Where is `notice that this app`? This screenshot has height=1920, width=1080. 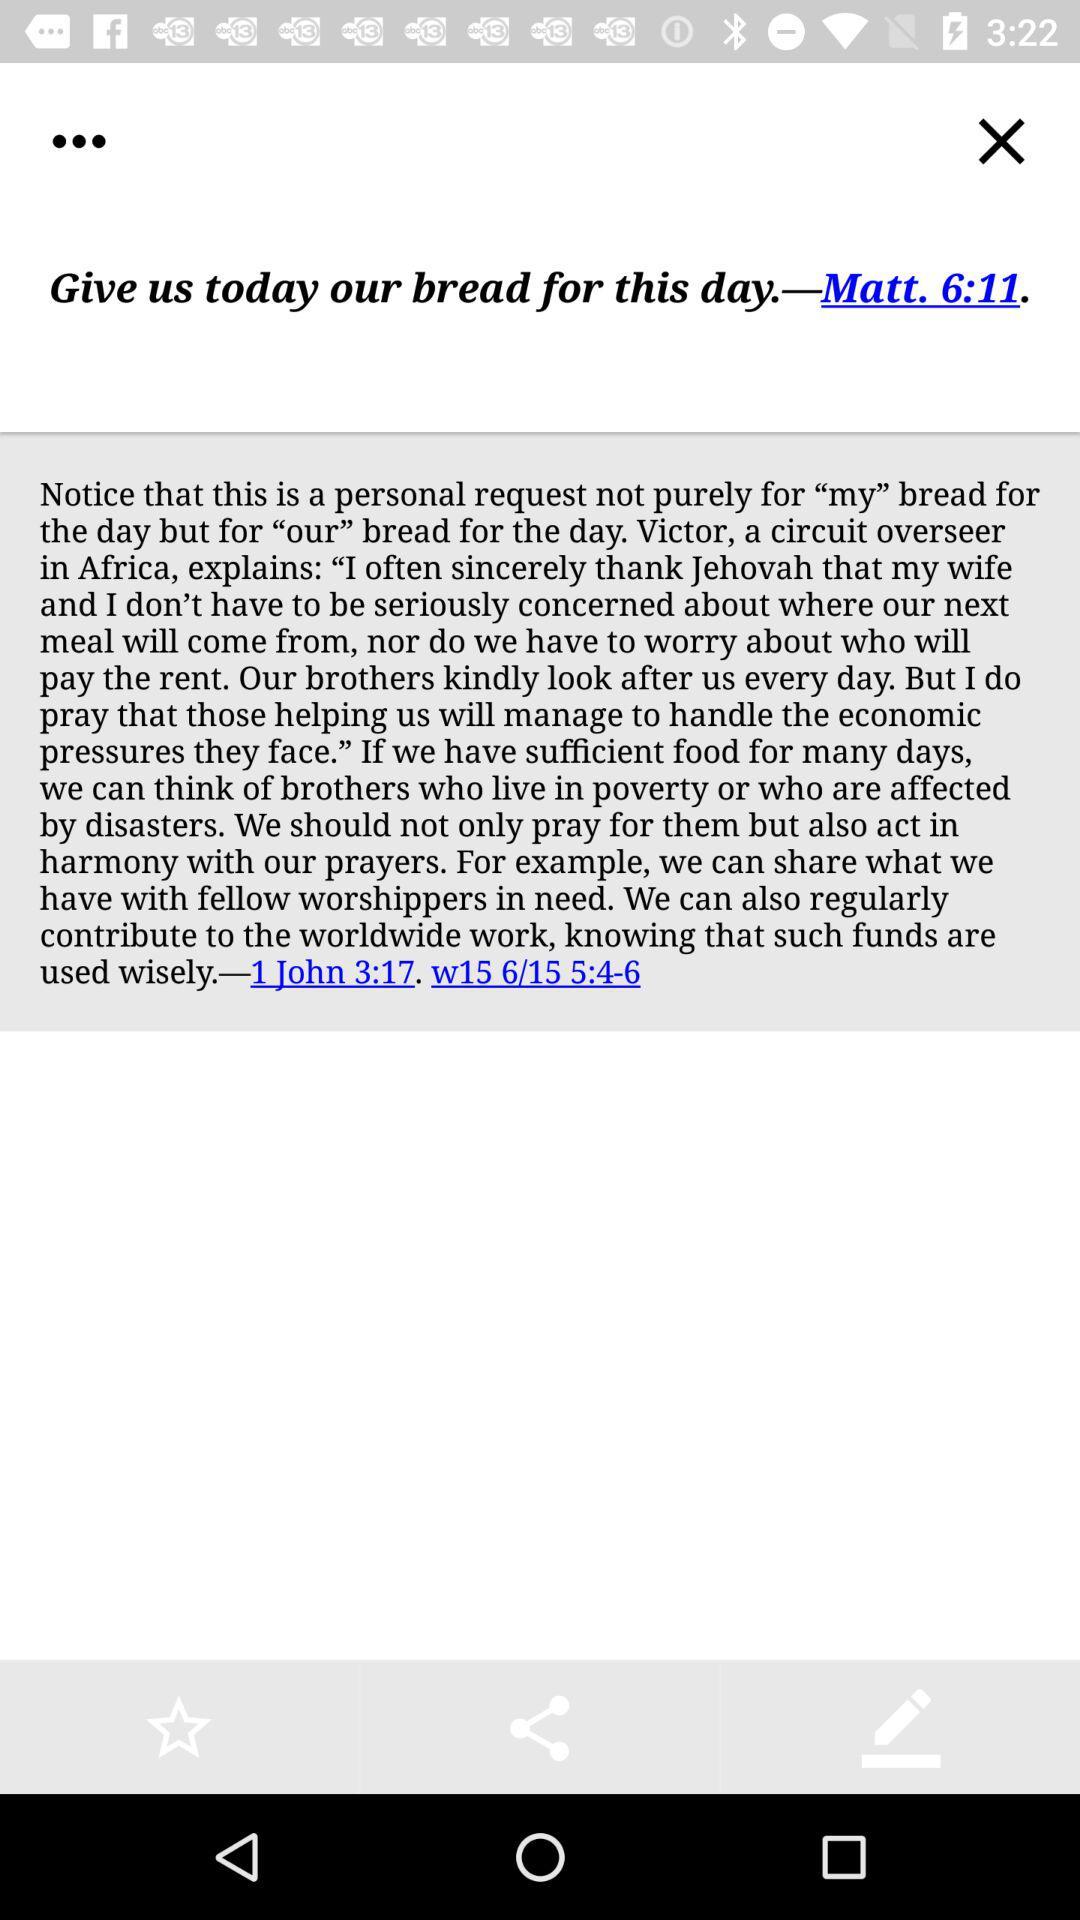 notice that this app is located at coordinates (540, 730).